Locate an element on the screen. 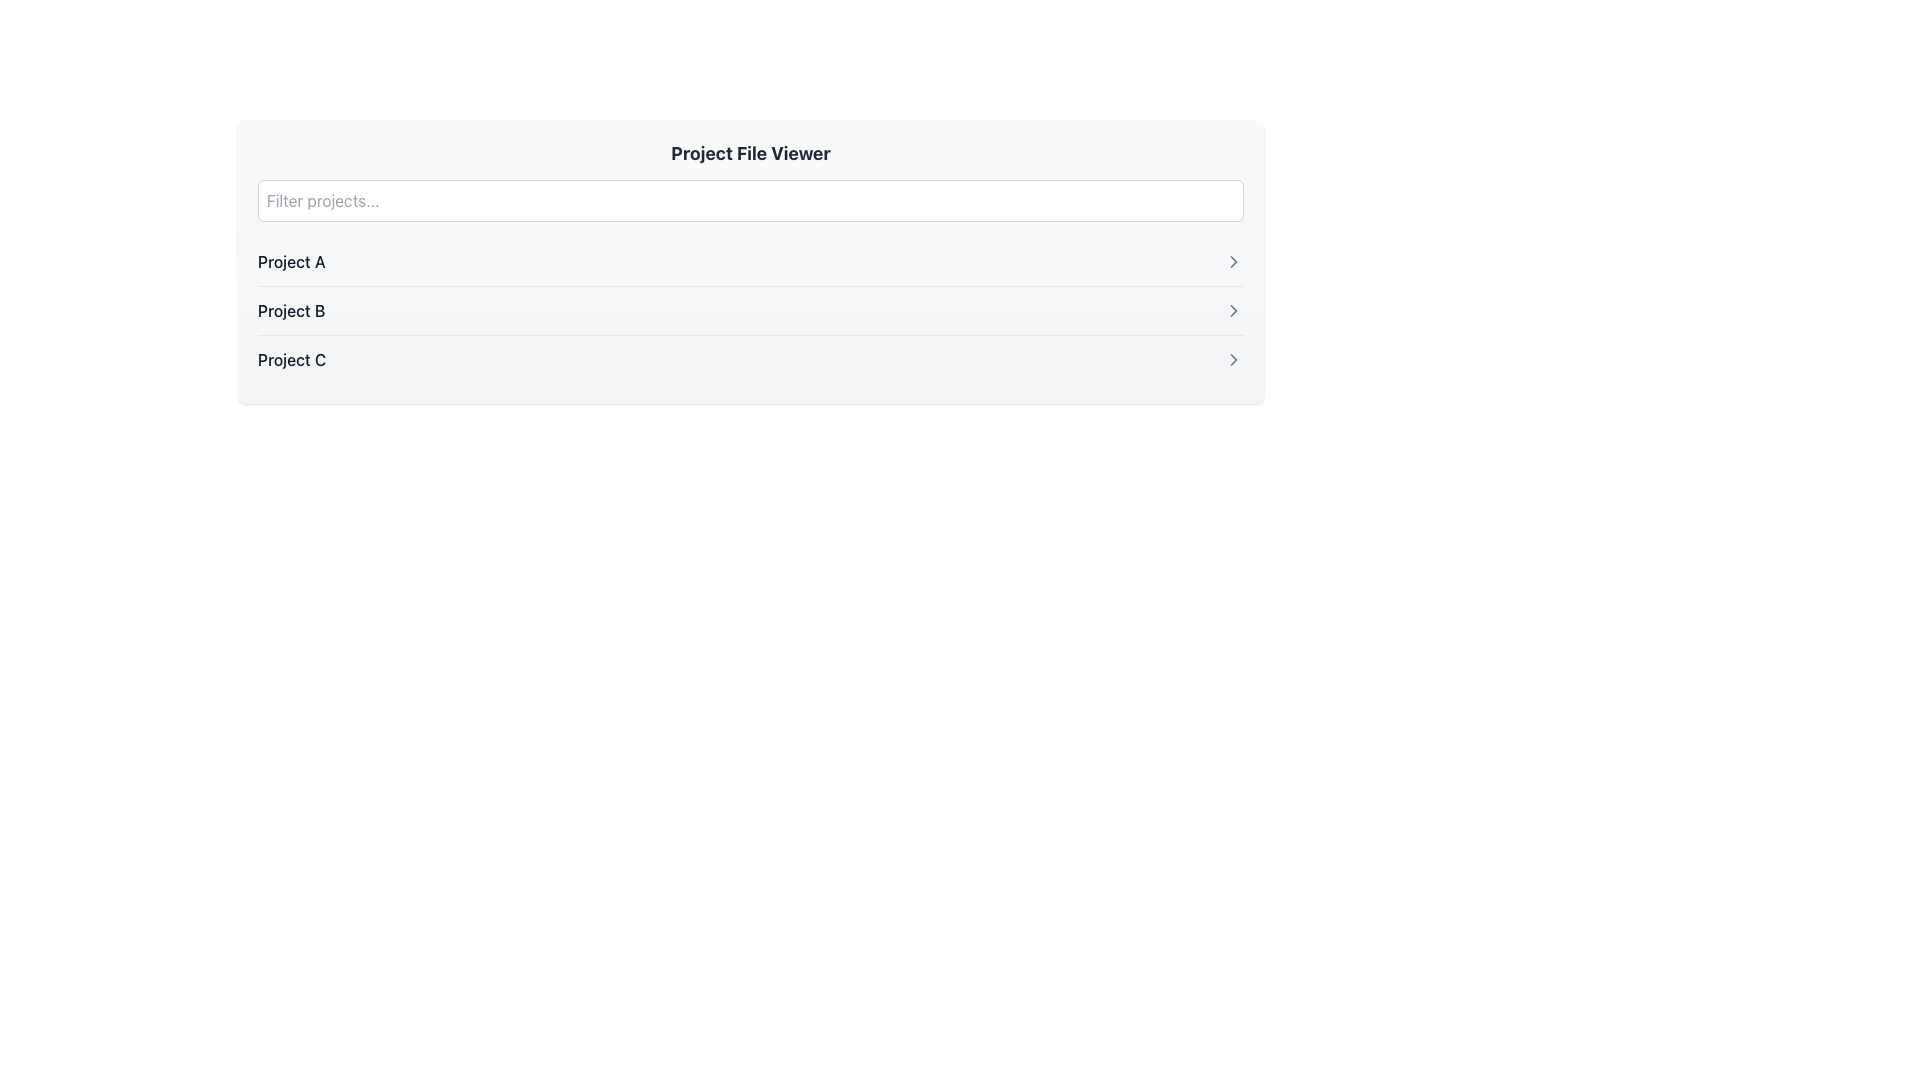 This screenshot has width=1920, height=1080. the 'Project B' list item with associated icon is located at coordinates (749, 311).